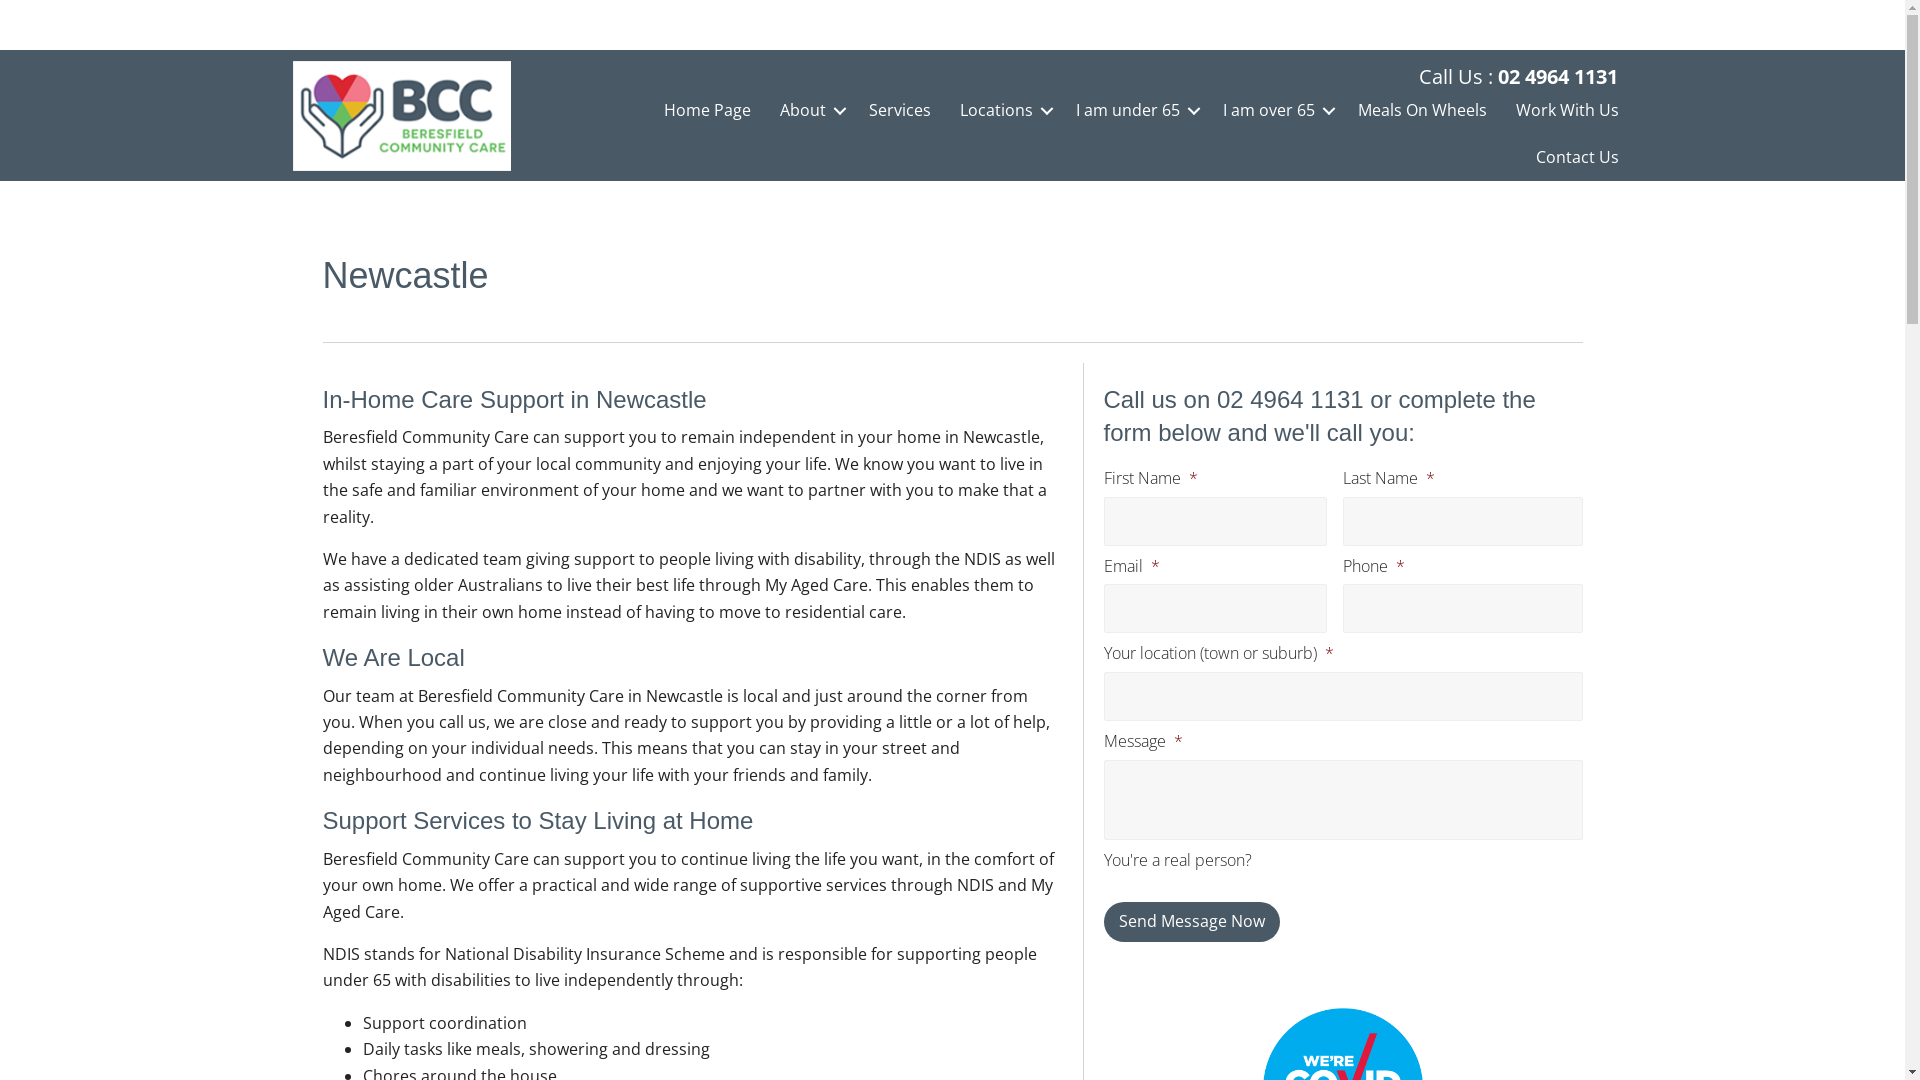  What do you see at coordinates (1576, 156) in the screenshot?
I see `'Contact Us'` at bounding box center [1576, 156].